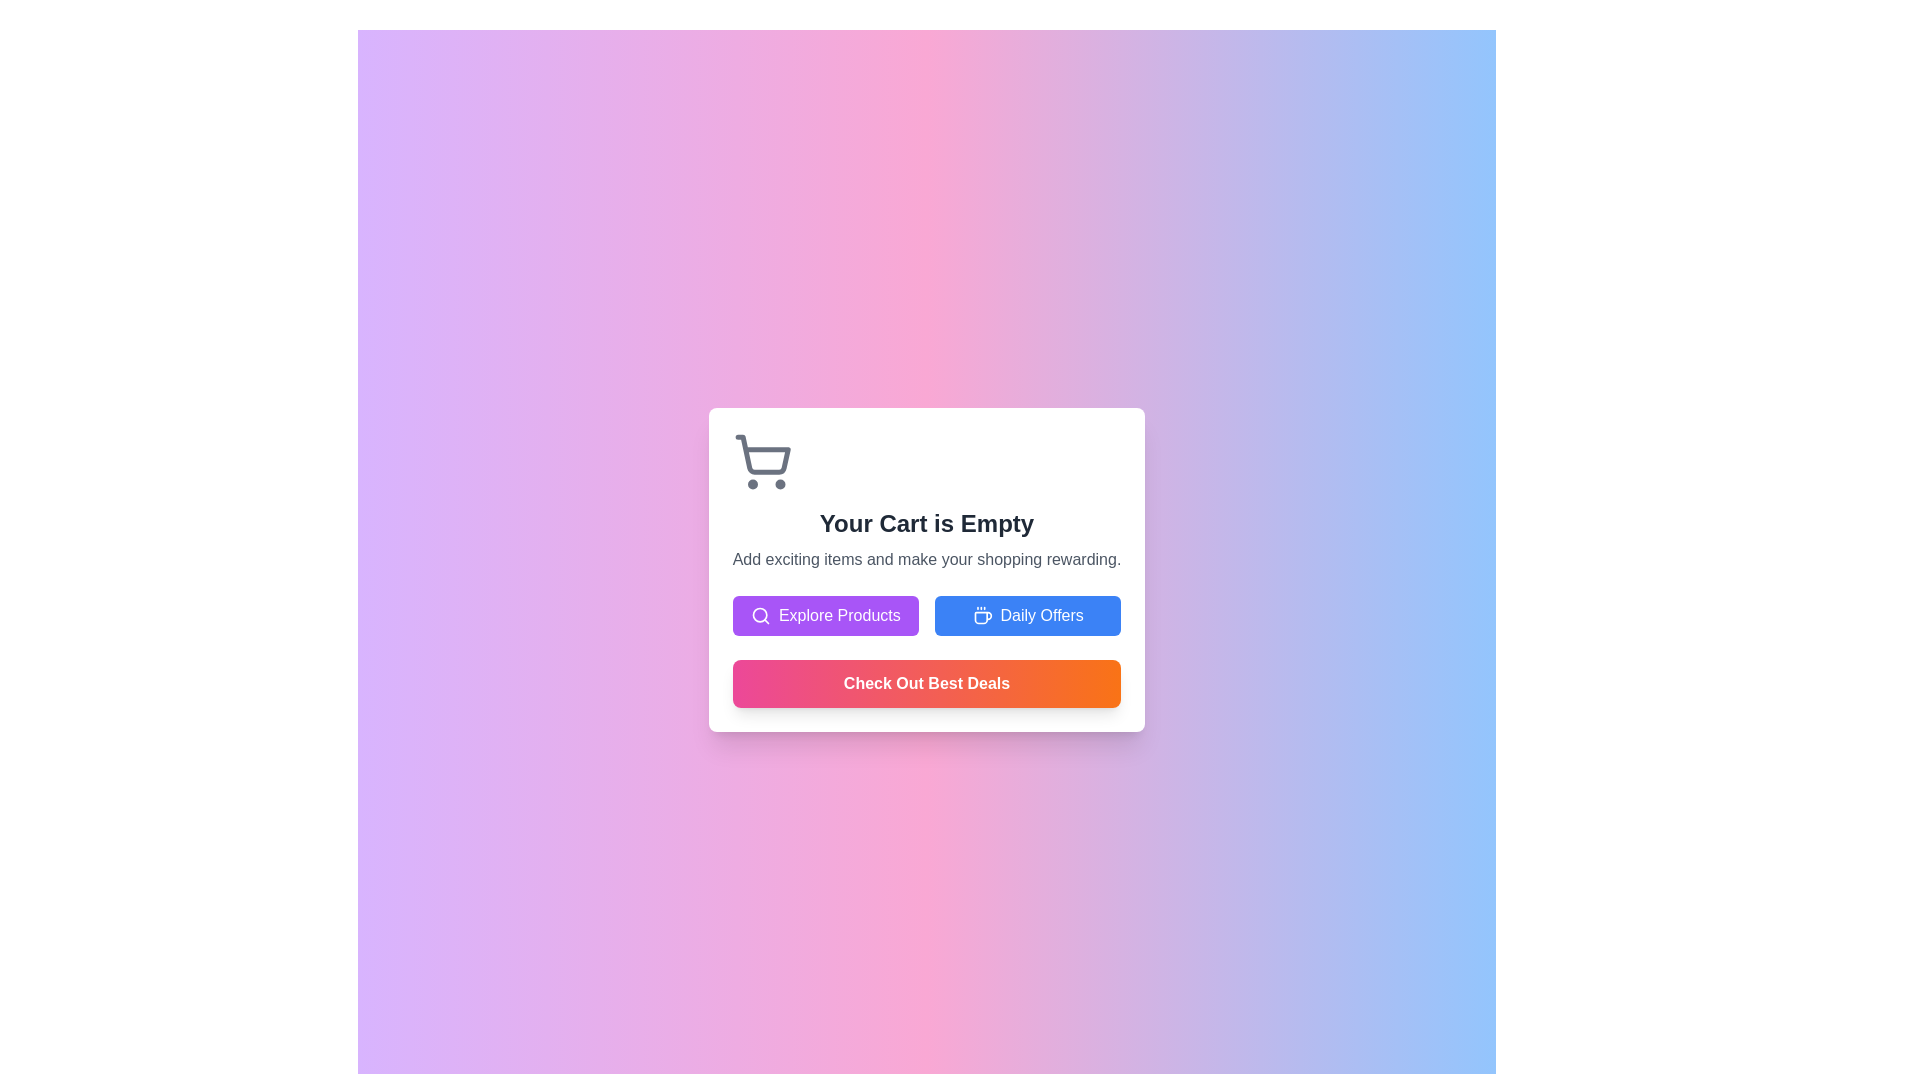 This screenshot has height=1080, width=1920. What do you see at coordinates (982, 615) in the screenshot?
I see `the blue button labeled 'Daily Offers' which contains the coffee cup icon located to the left of the text` at bounding box center [982, 615].